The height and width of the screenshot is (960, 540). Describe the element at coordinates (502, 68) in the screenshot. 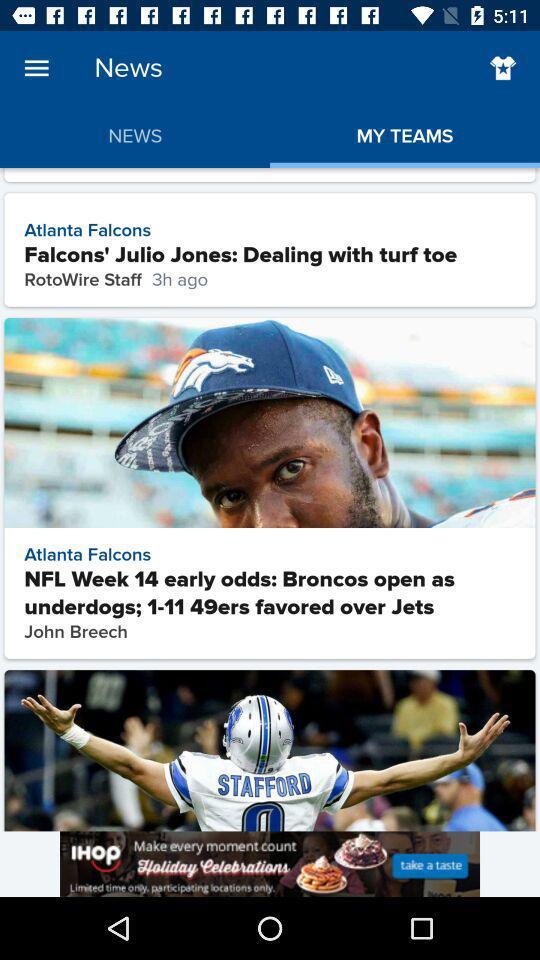

I see `save` at that location.